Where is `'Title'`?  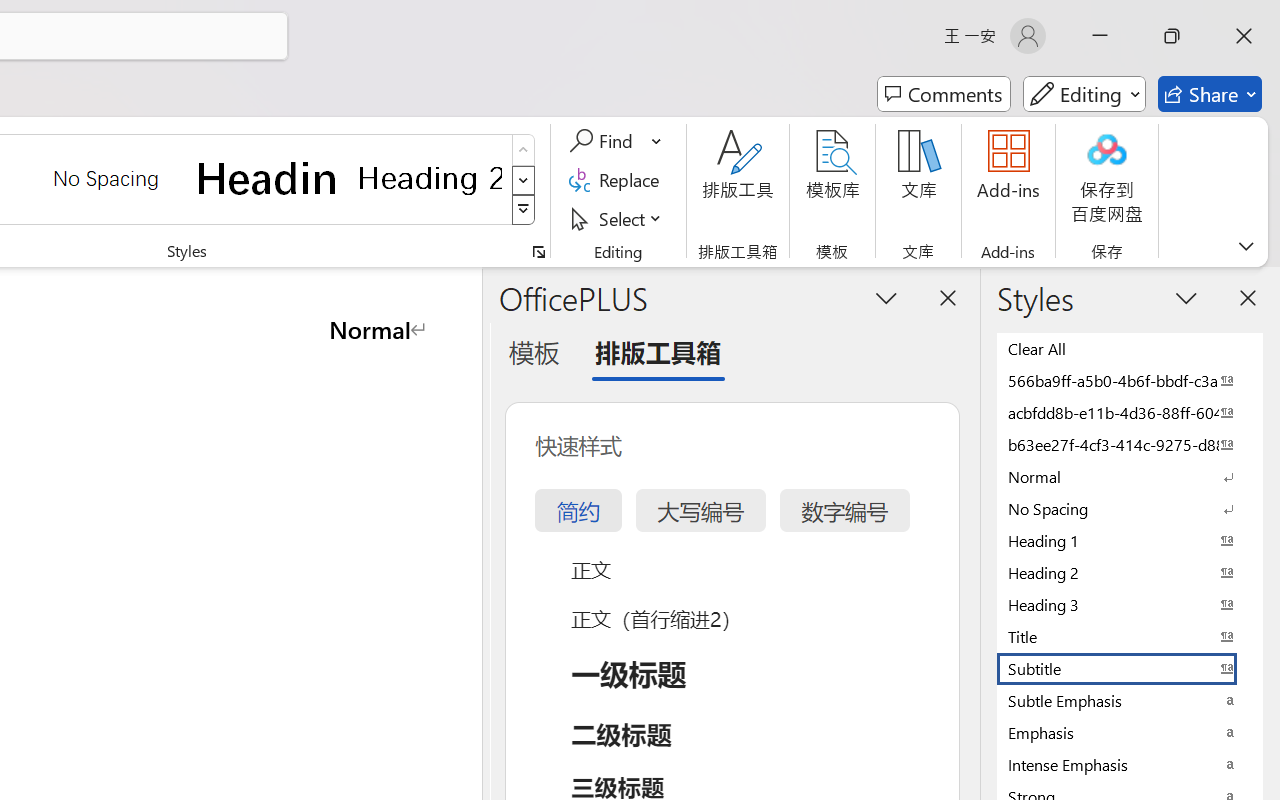 'Title' is located at coordinates (1130, 635).